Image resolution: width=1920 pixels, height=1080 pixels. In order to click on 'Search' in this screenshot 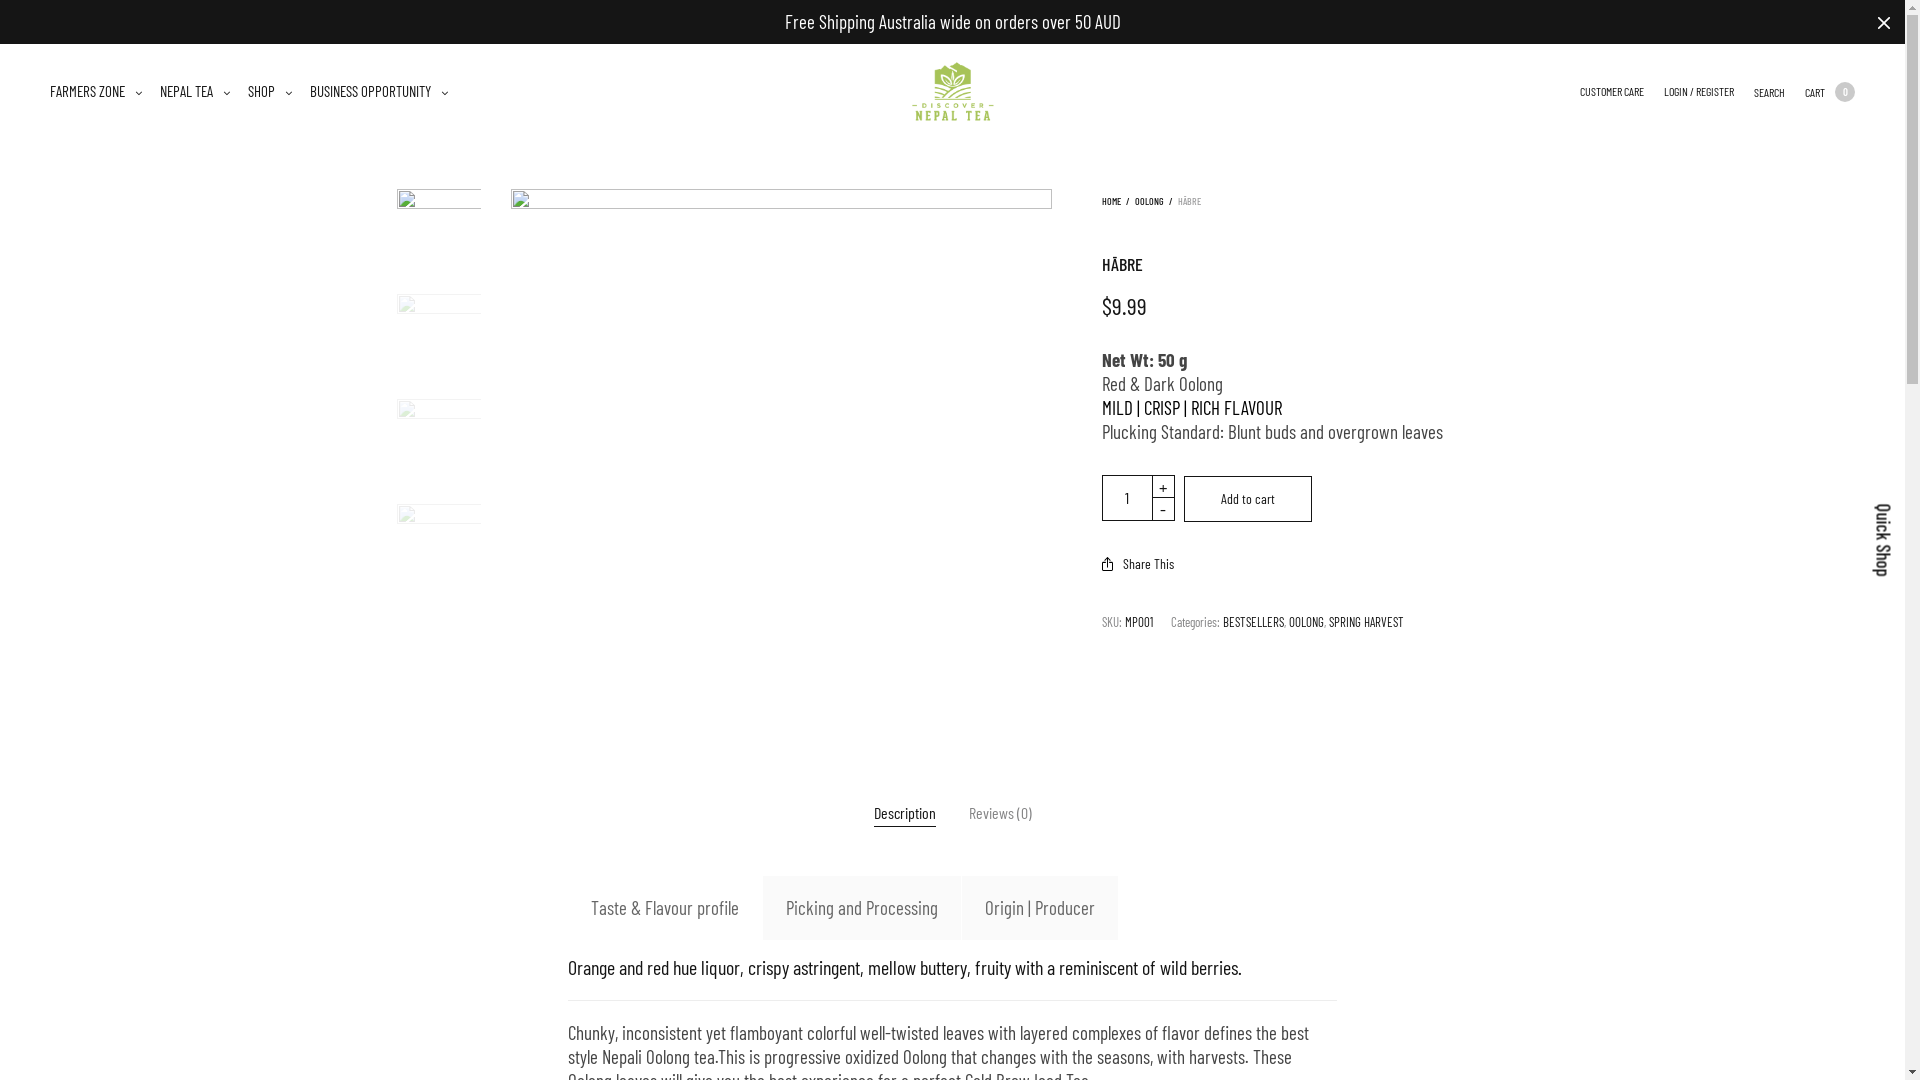, I will do `click(17, 7)`.